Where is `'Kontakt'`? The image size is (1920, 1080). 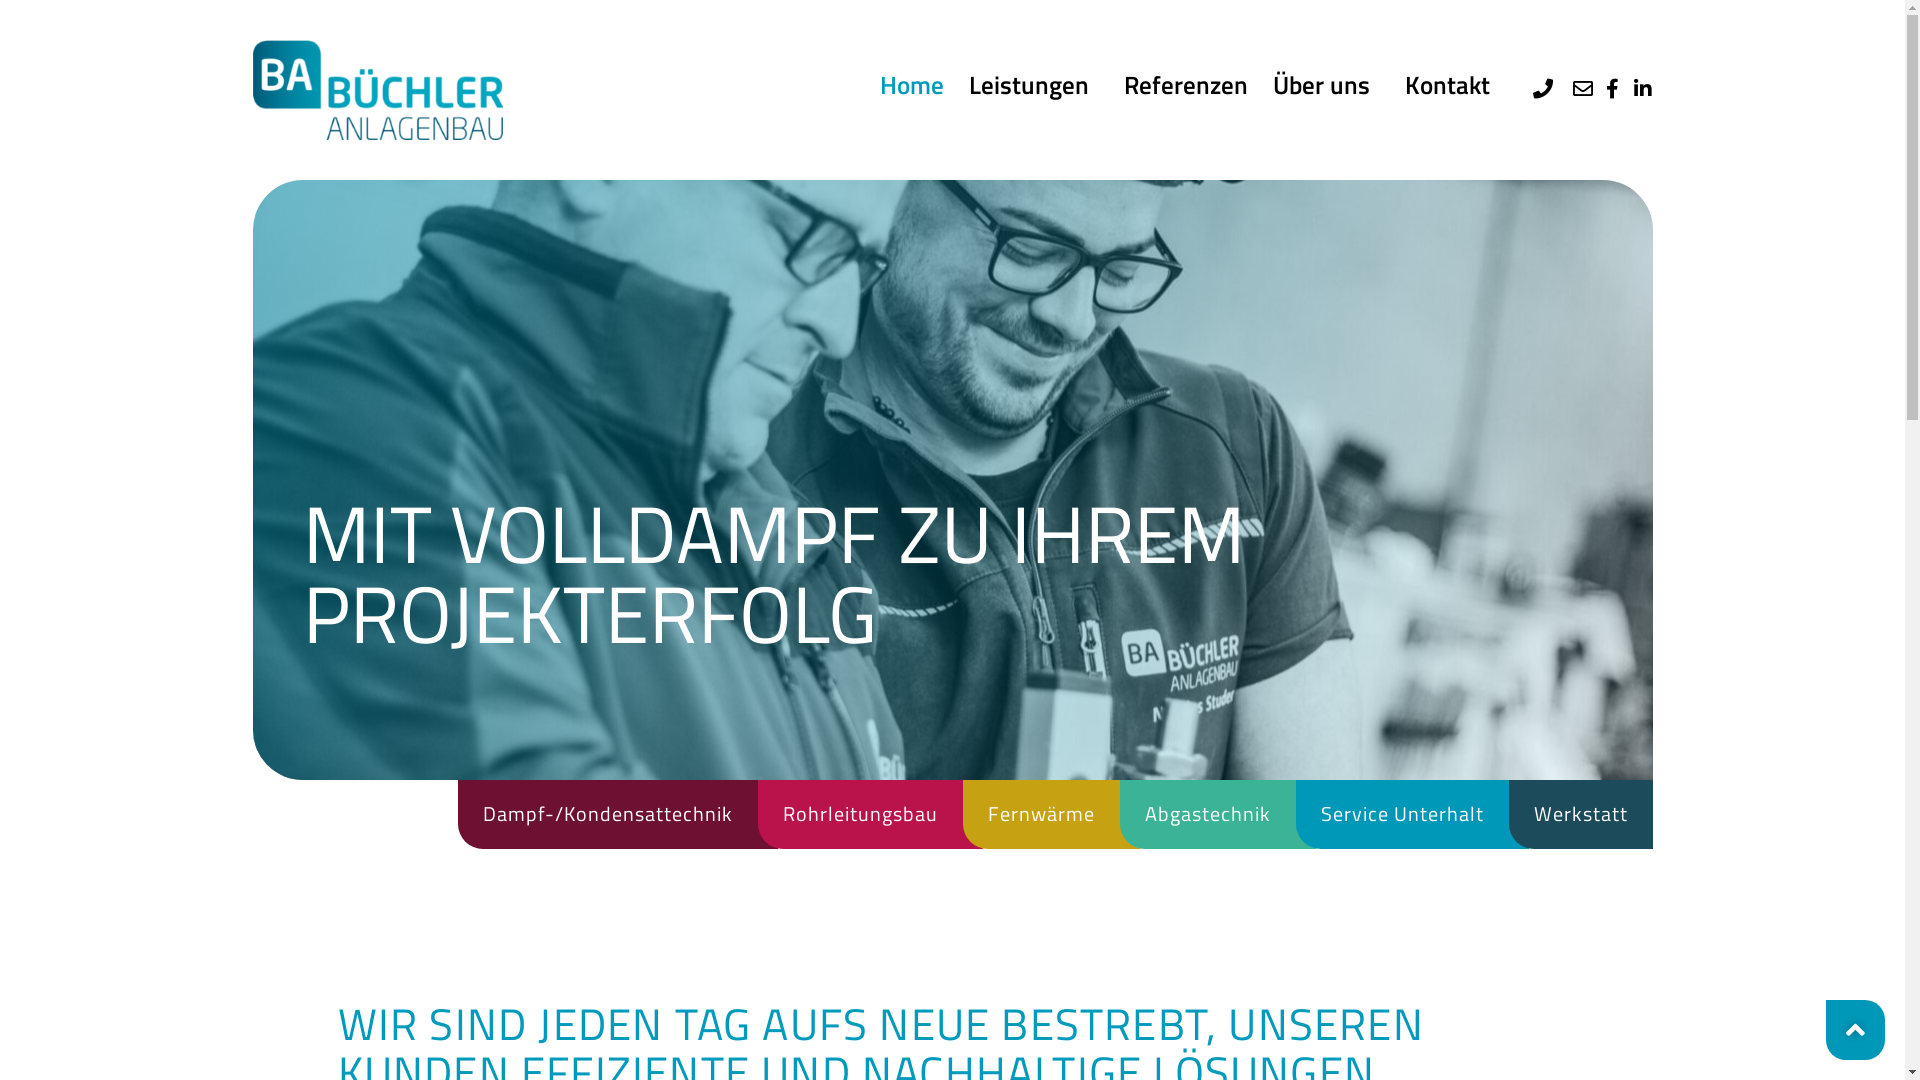 'Kontakt' is located at coordinates (1446, 84).